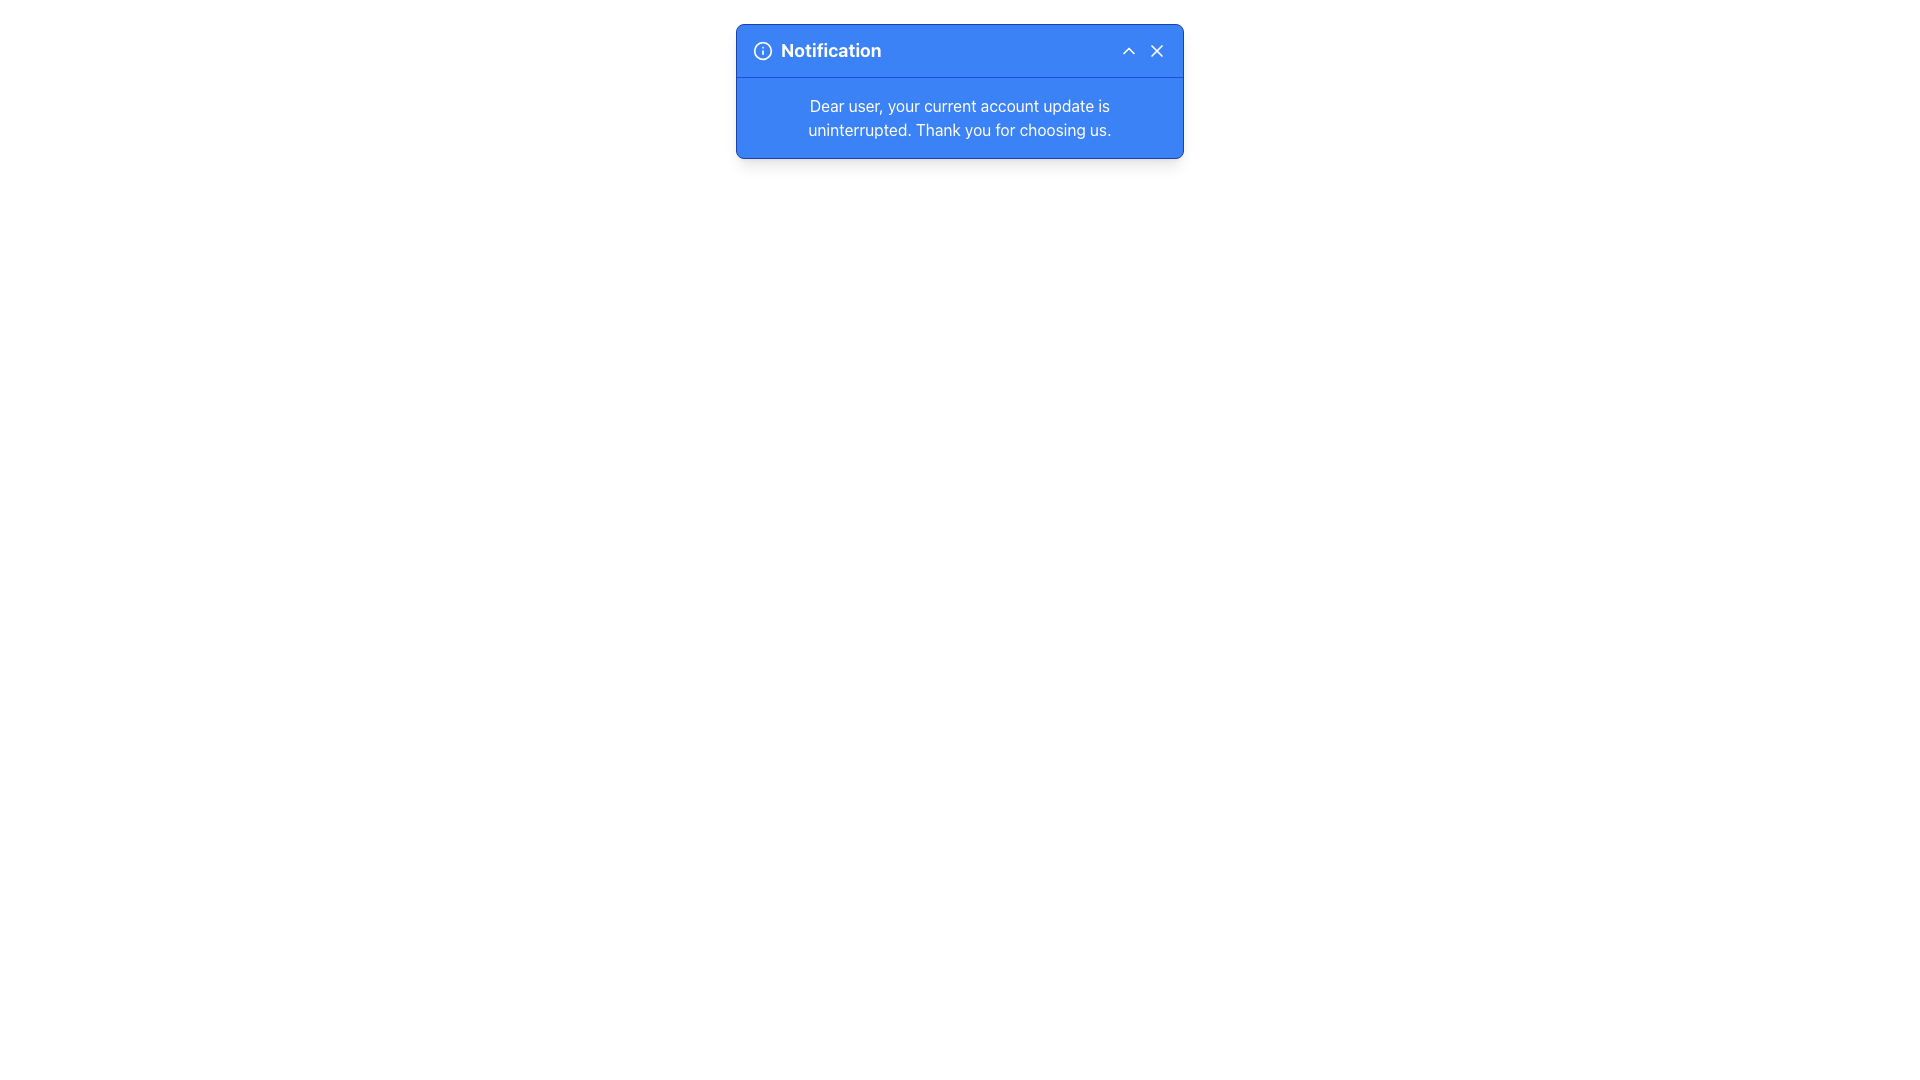 The width and height of the screenshot is (1920, 1080). Describe the element at coordinates (762, 49) in the screenshot. I see `the small circular information icon located to the left of the 'Notification' title text in the notification banner` at that location.